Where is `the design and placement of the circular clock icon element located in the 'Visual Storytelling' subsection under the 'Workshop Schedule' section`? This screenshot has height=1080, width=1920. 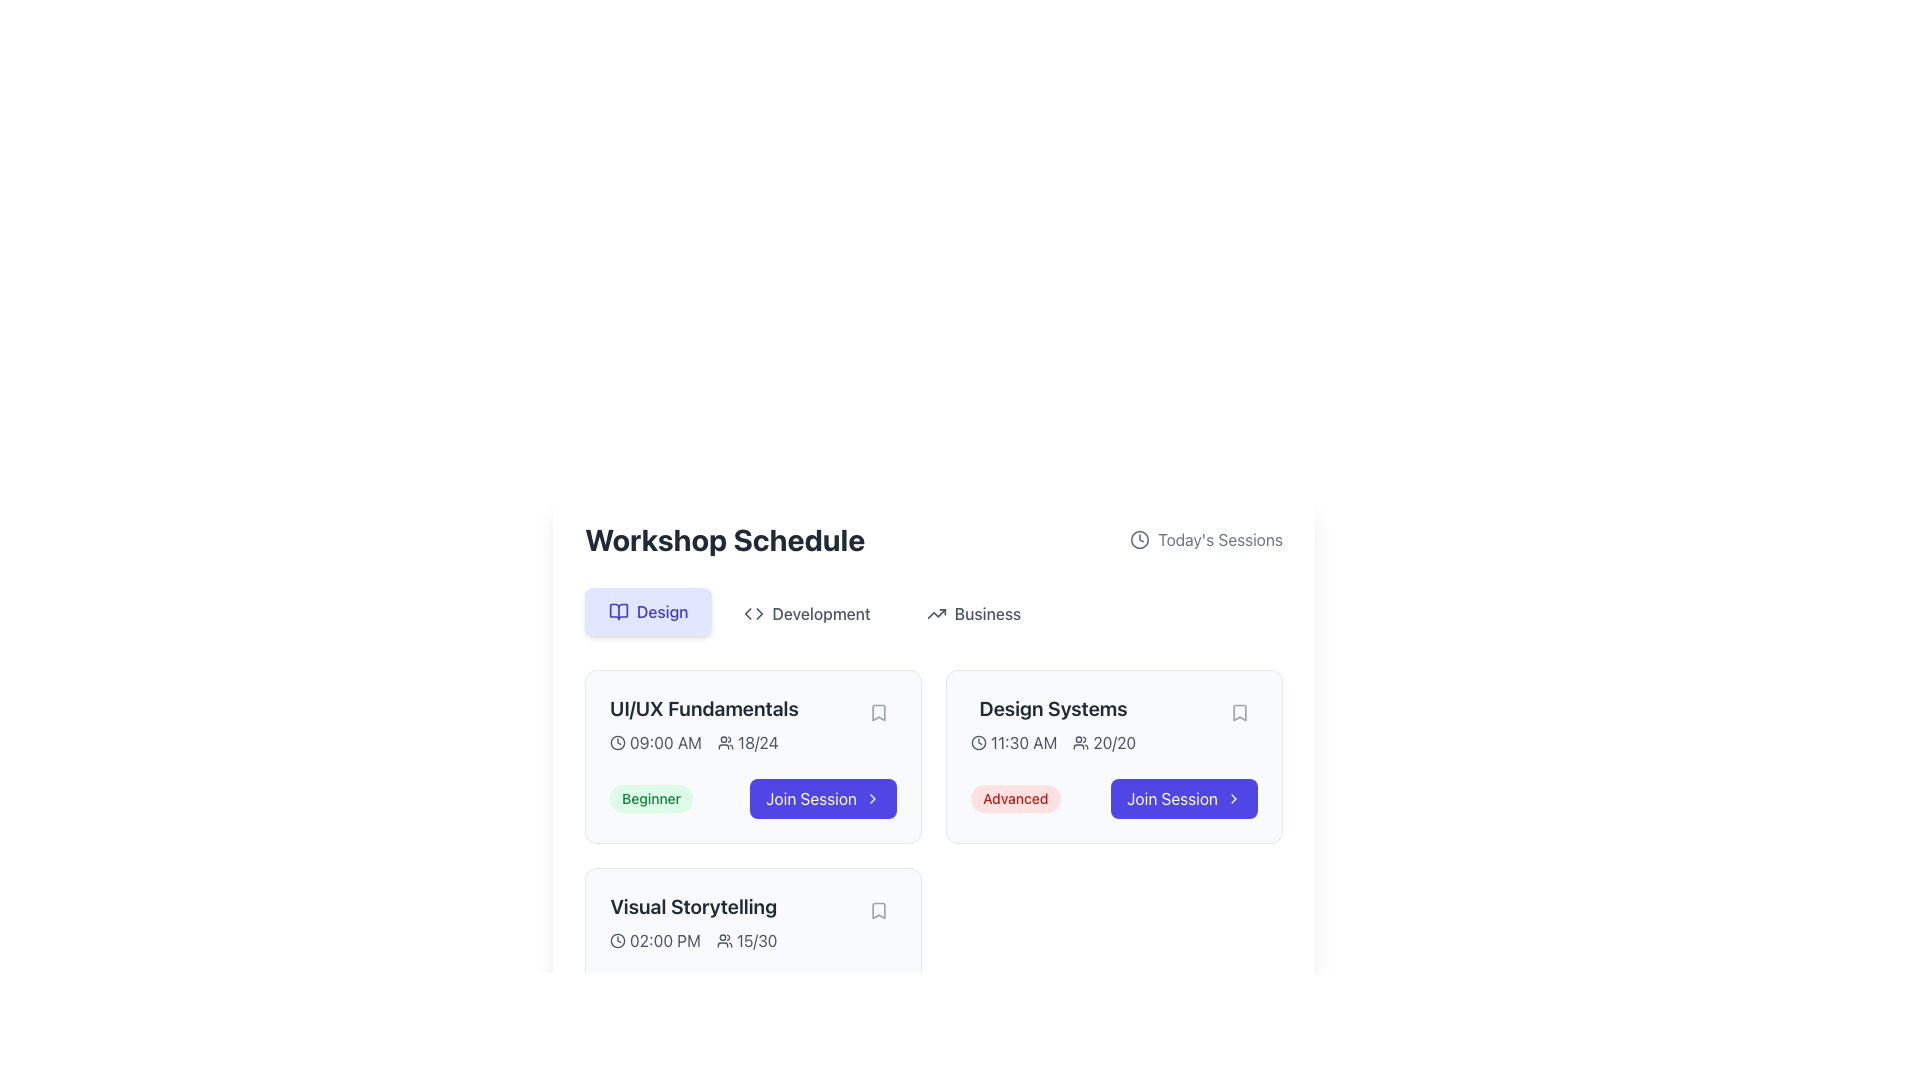 the design and placement of the circular clock icon element located in the 'Visual Storytelling' subsection under the 'Workshop Schedule' section is located at coordinates (617, 941).